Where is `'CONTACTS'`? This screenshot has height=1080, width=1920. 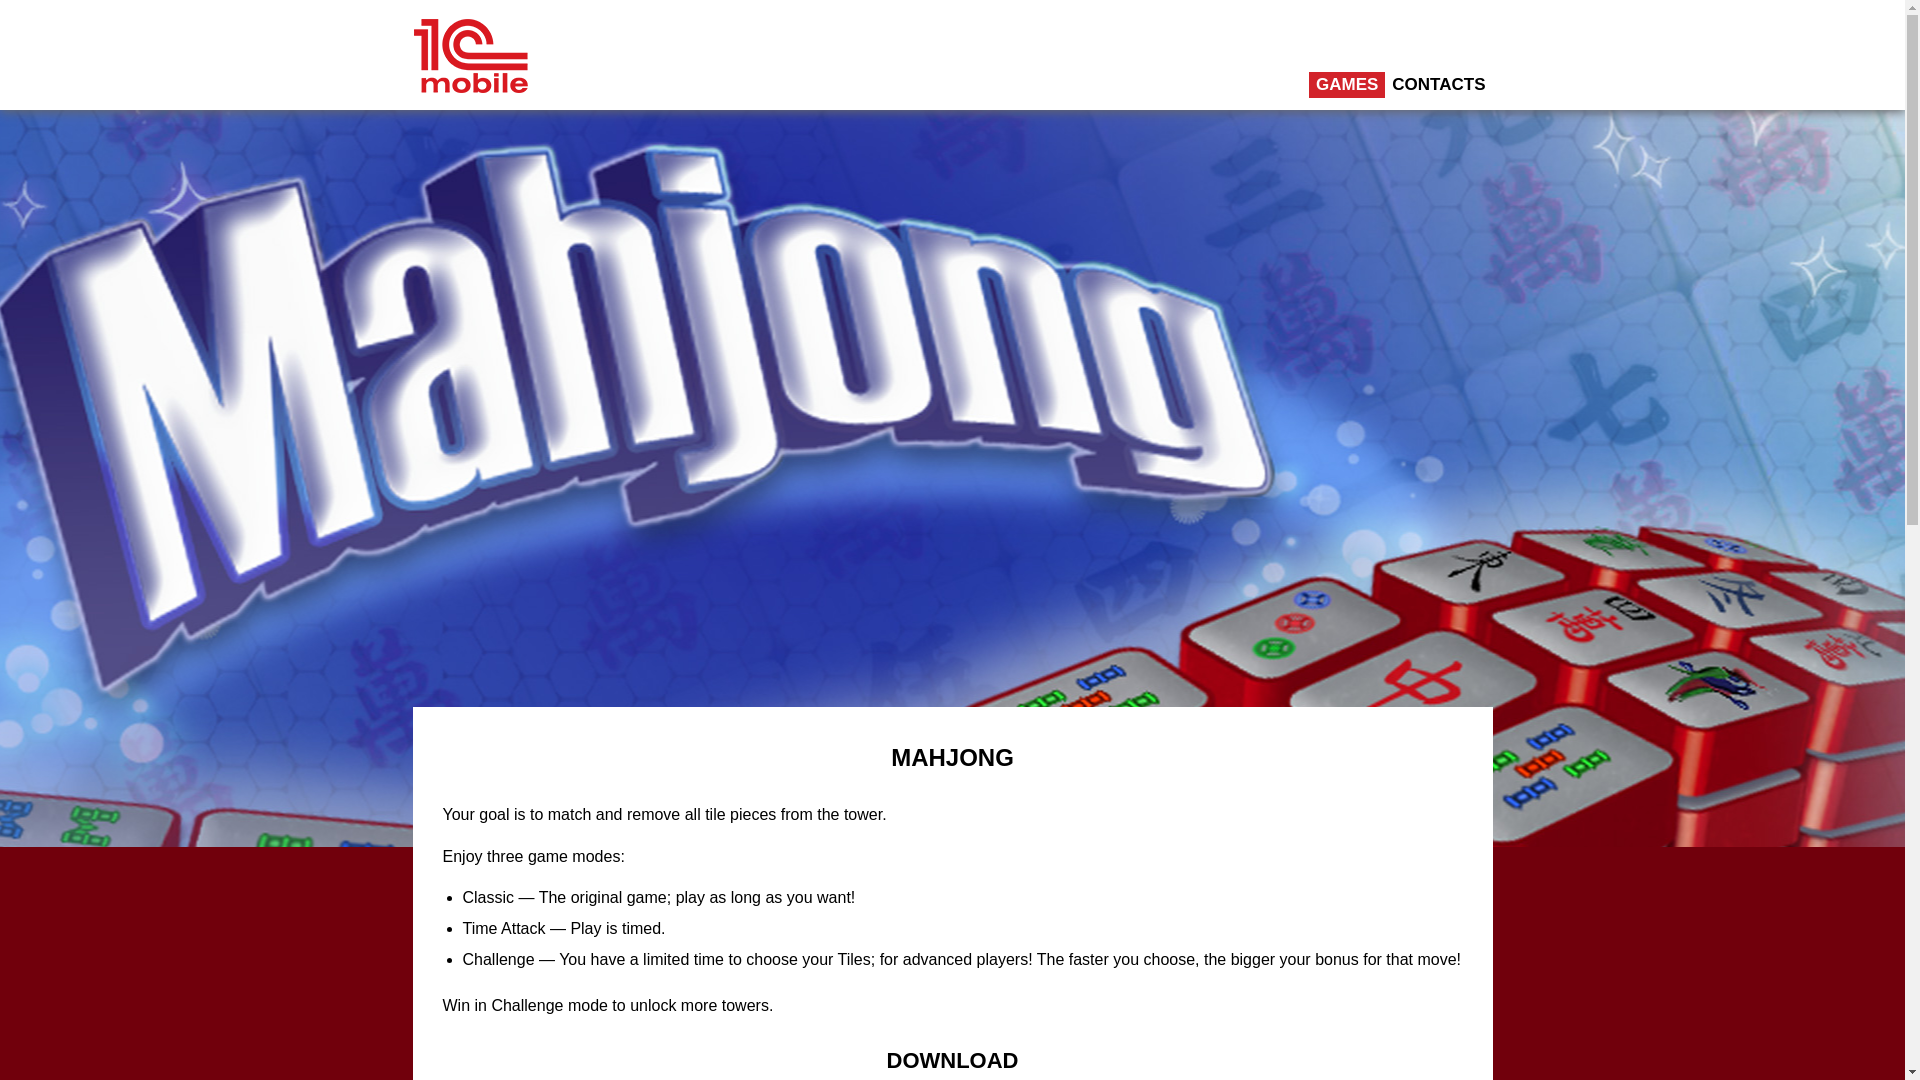 'CONTACTS' is located at coordinates (1437, 83).